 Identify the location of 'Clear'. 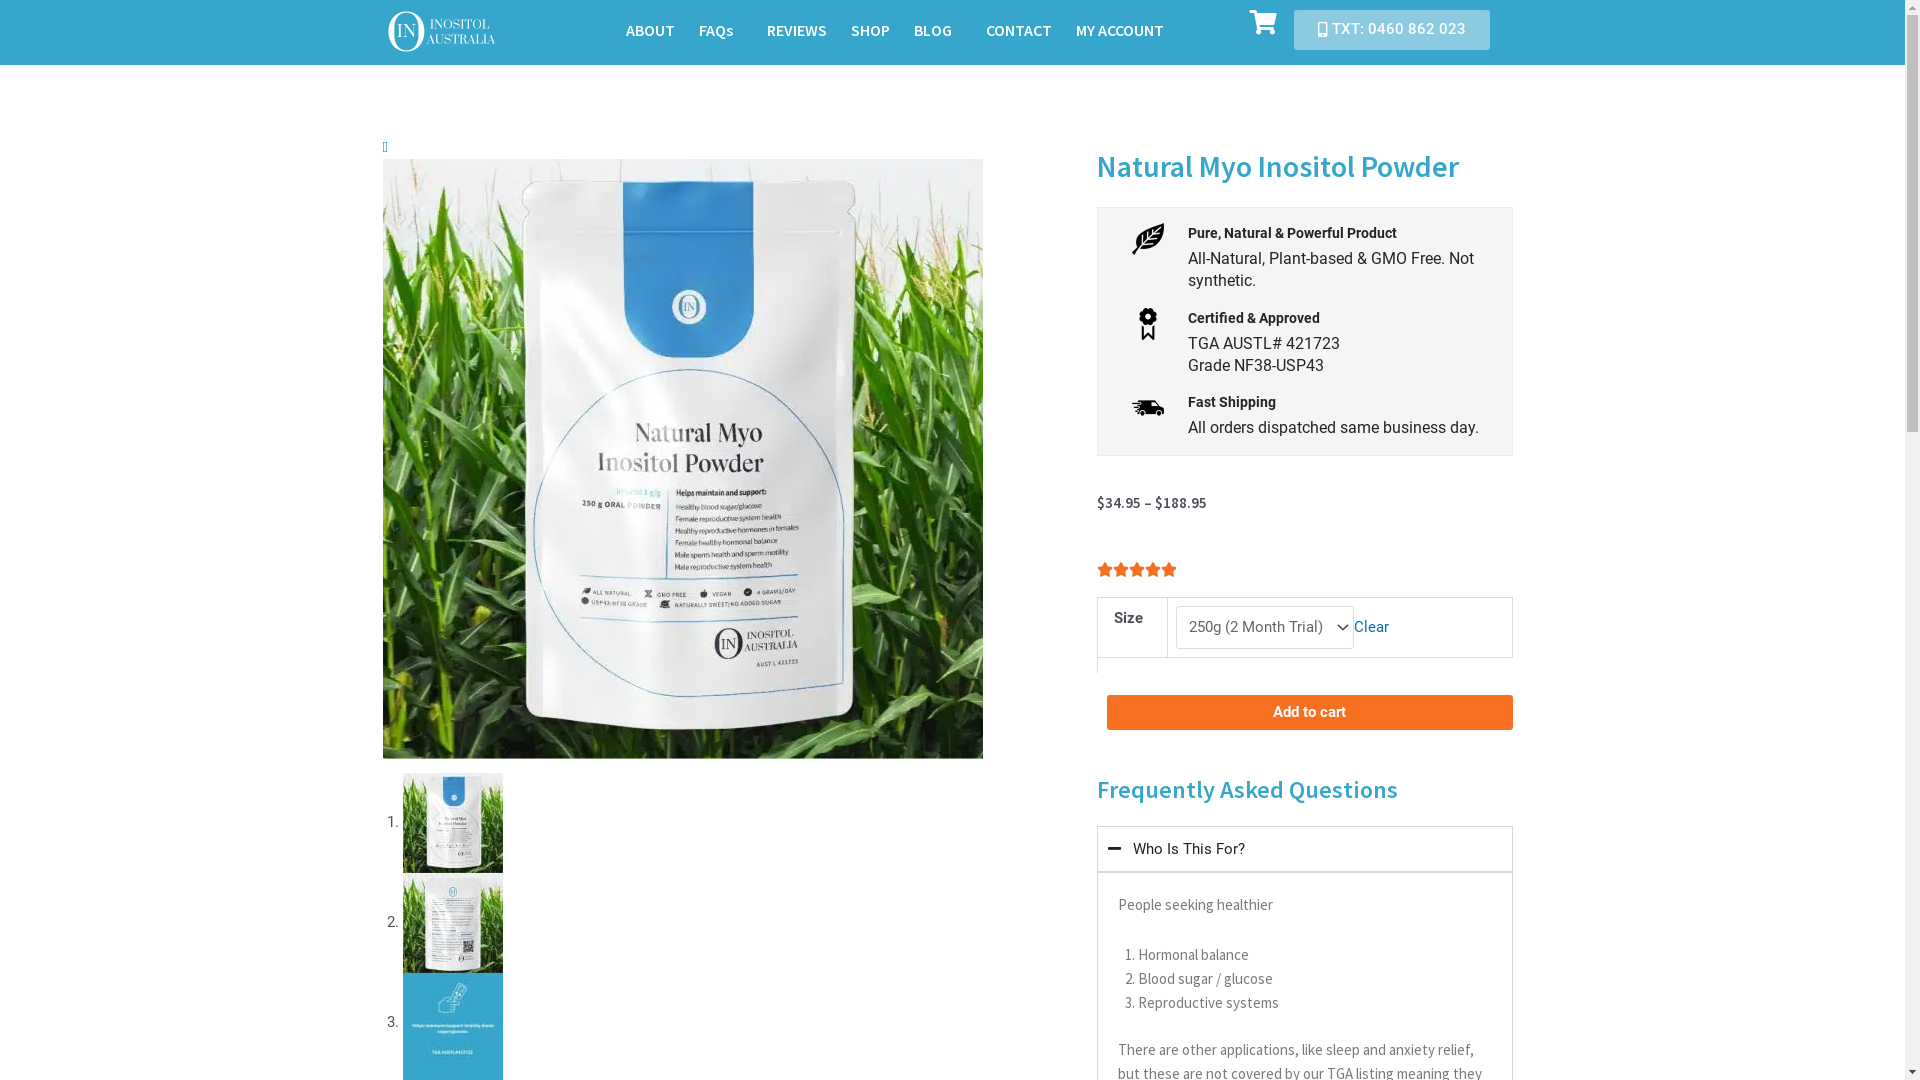
(1353, 626).